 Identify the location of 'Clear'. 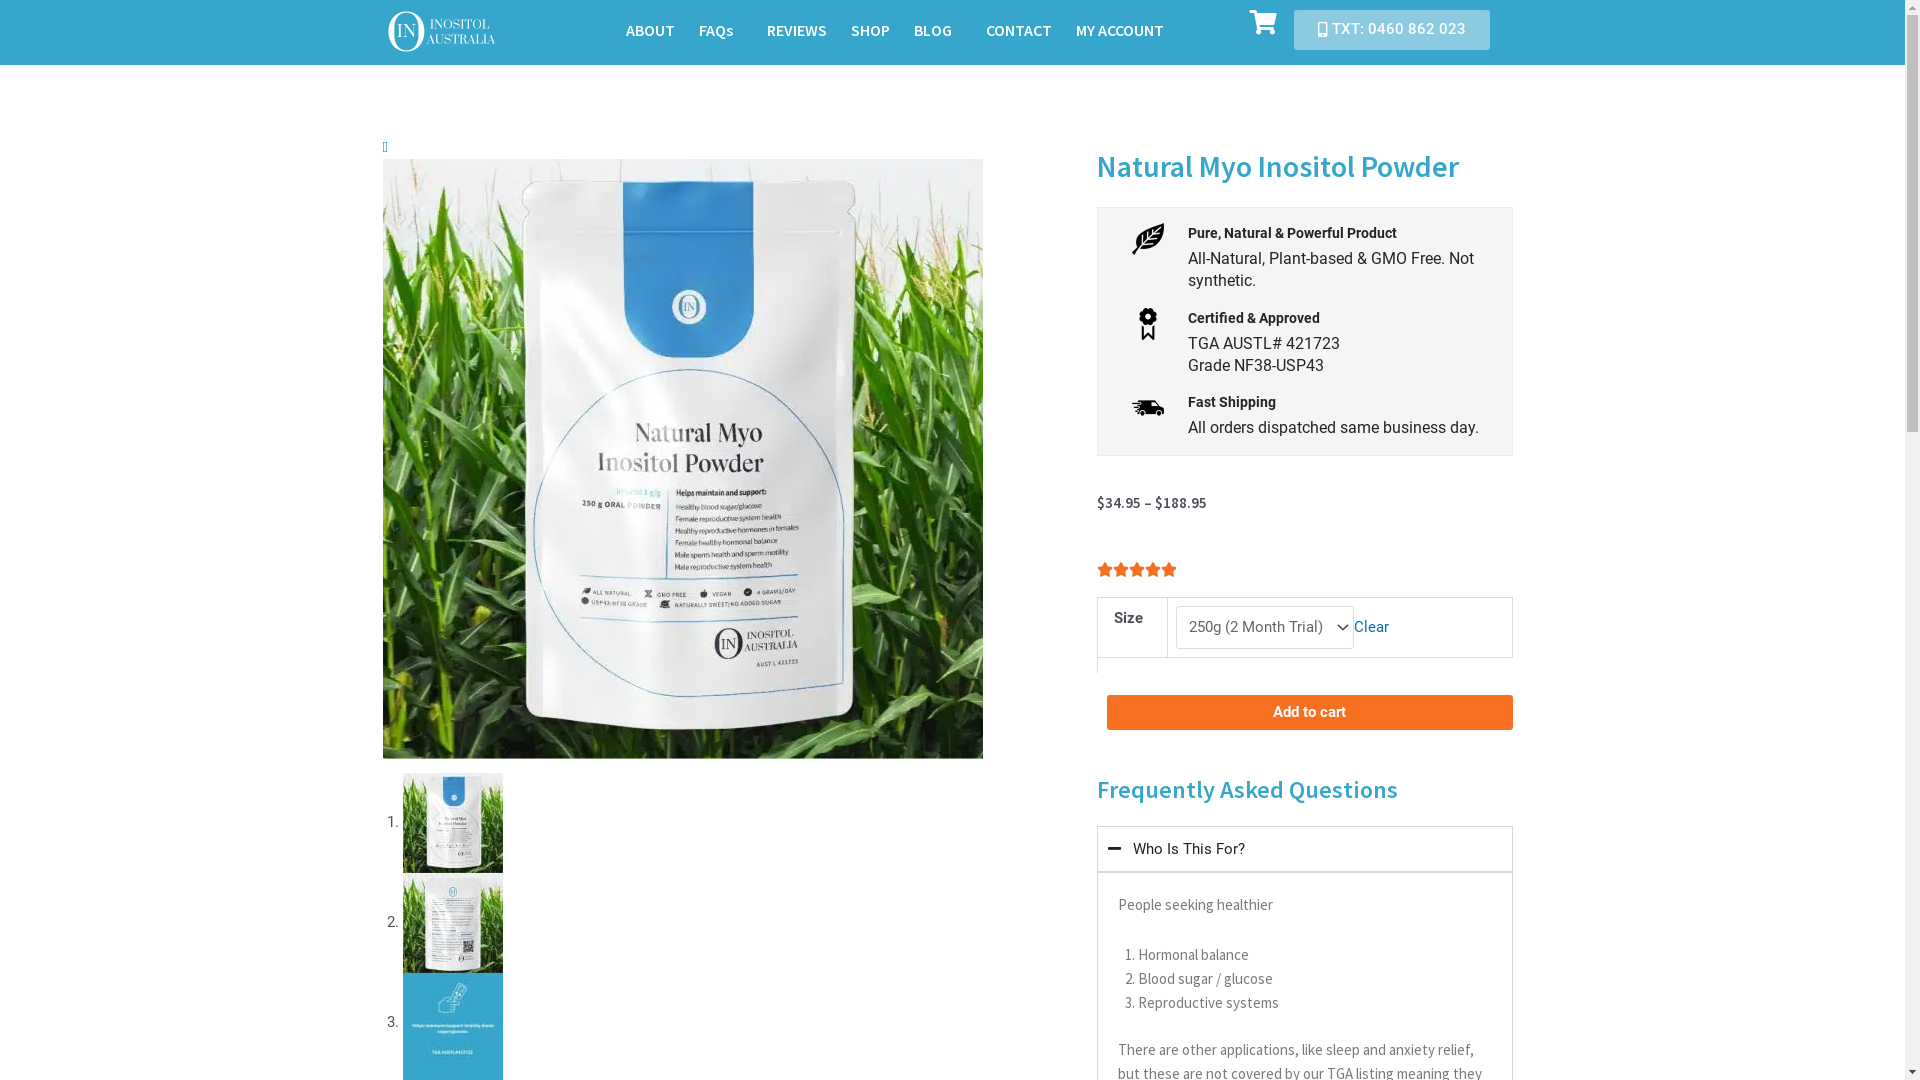
(1353, 626).